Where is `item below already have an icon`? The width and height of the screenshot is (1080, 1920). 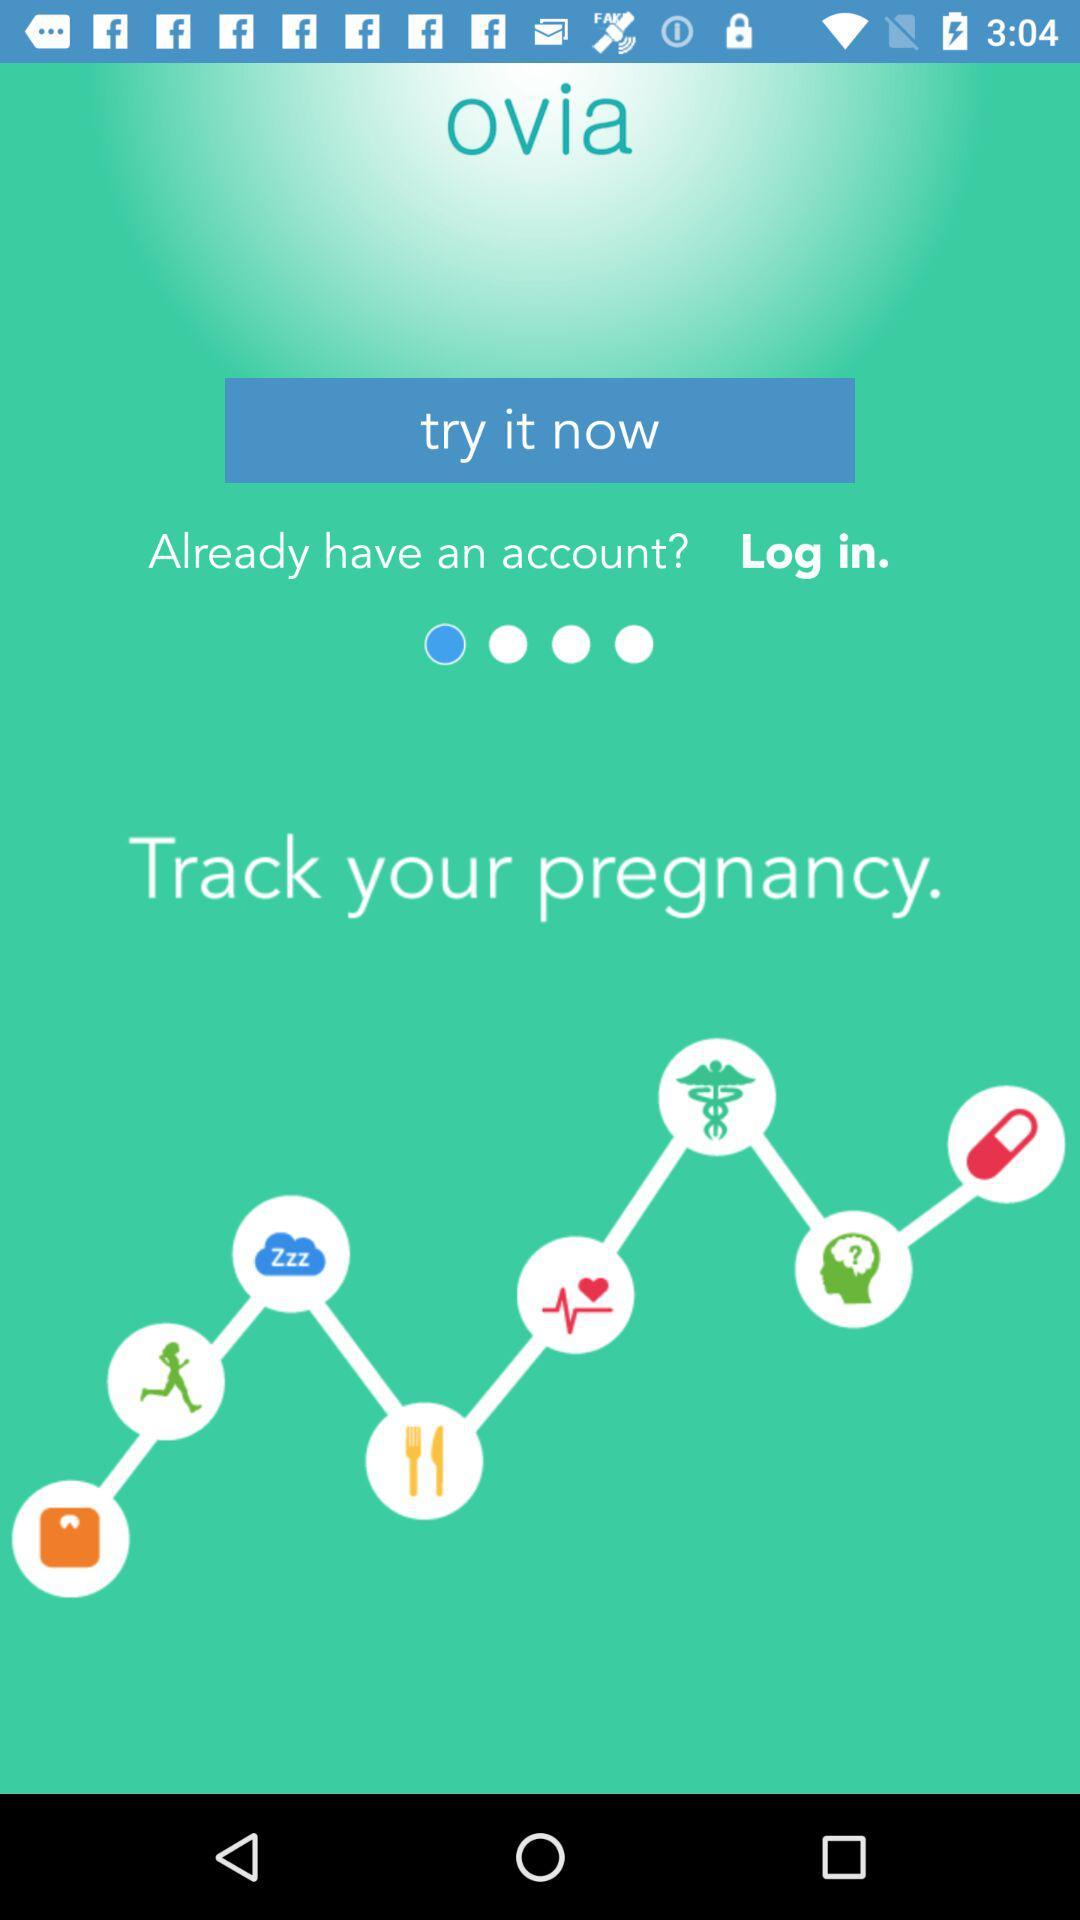 item below already have an icon is located at coordinates (634, 644).